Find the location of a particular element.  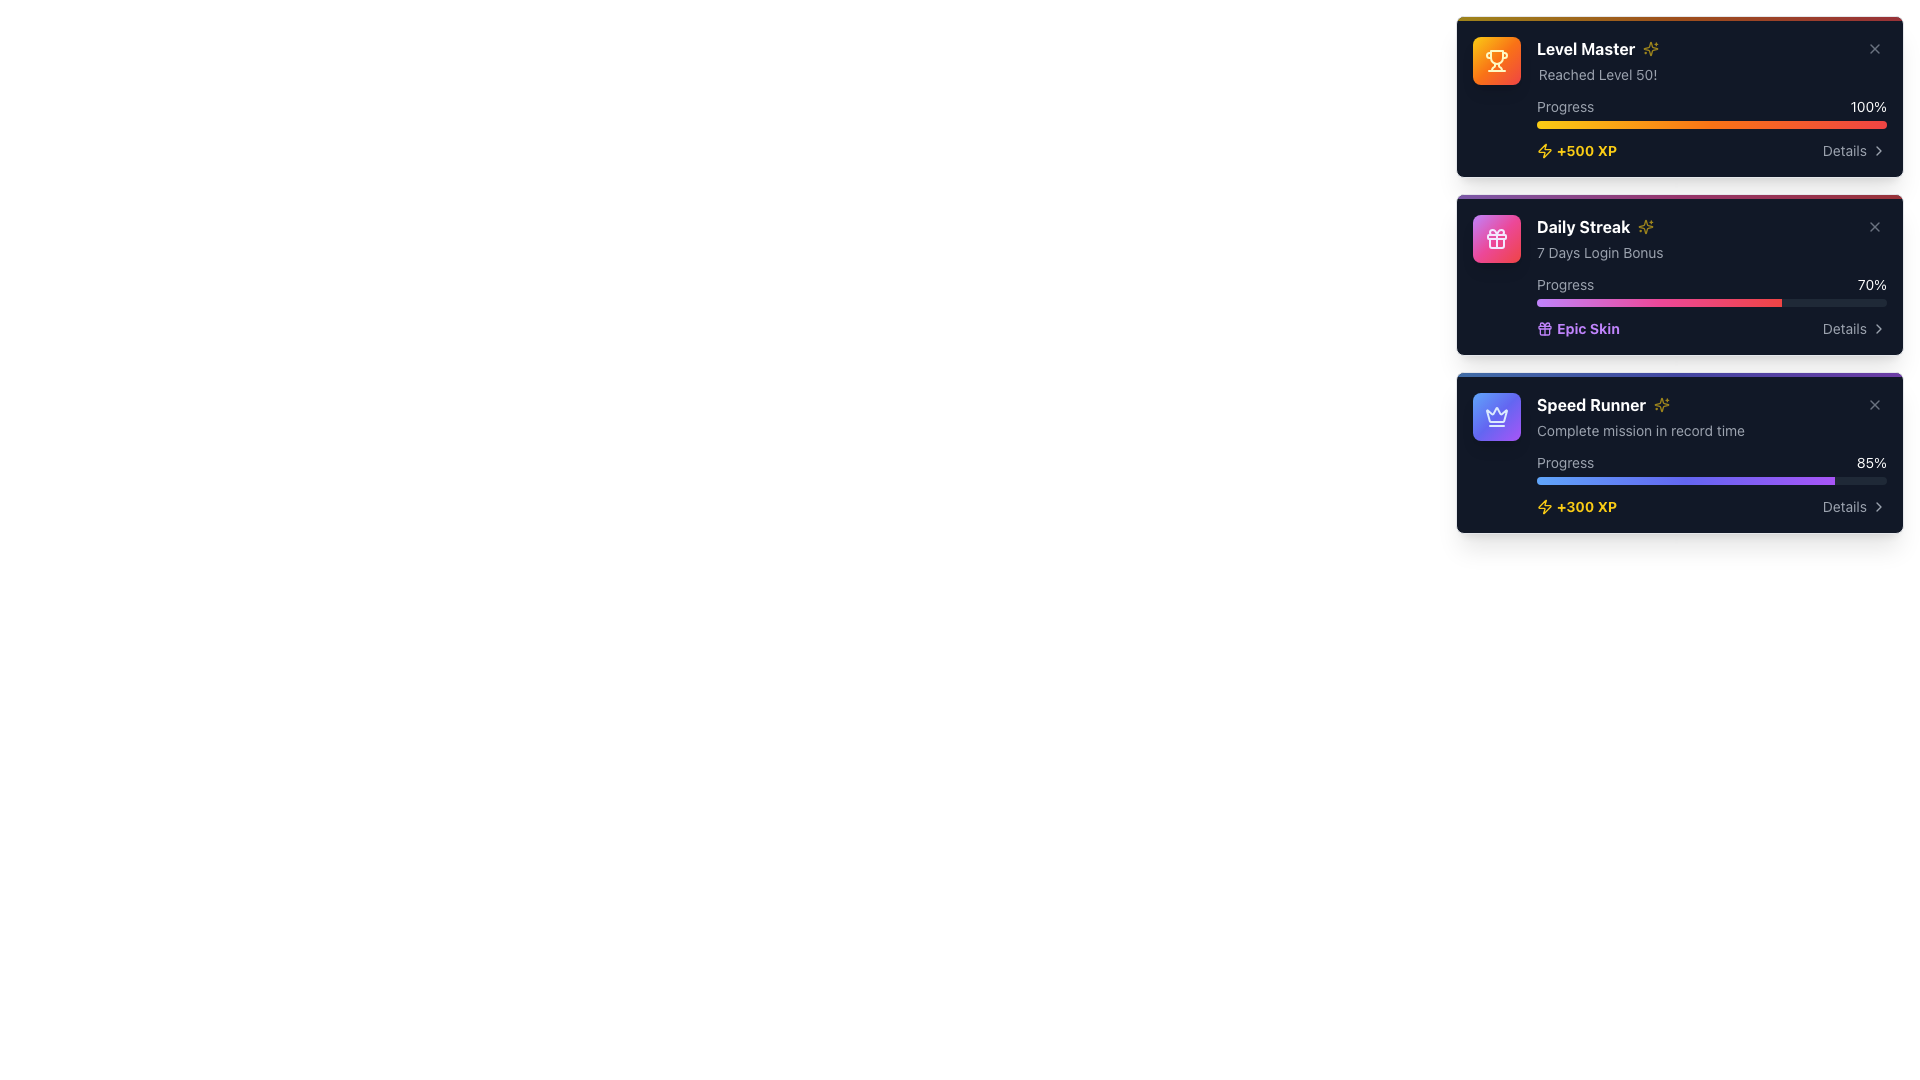

the close button located in the top-right corner of the 'Speed Runner' card is located at coordinates (1874, 405).